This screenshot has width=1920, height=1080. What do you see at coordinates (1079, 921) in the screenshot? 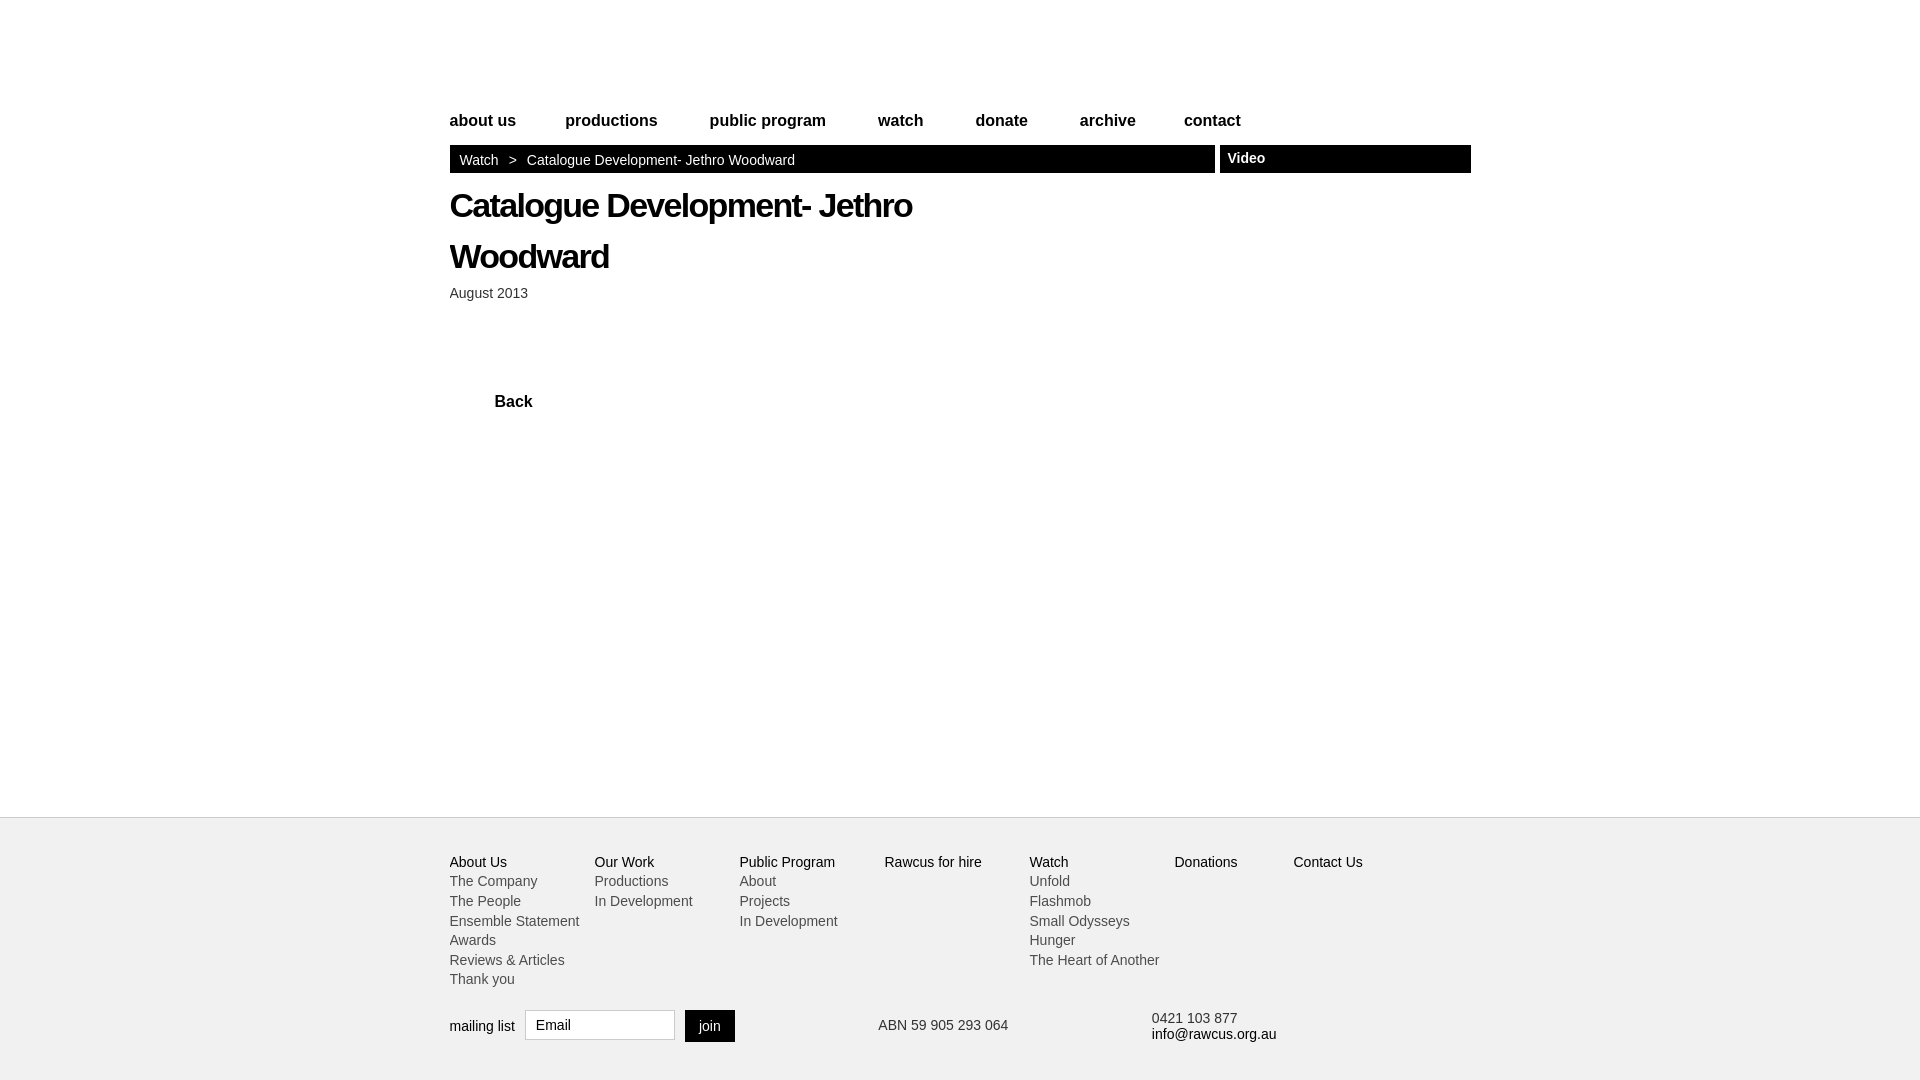
I see `'Small Odysseys'` at bounding box center [1079, 921].